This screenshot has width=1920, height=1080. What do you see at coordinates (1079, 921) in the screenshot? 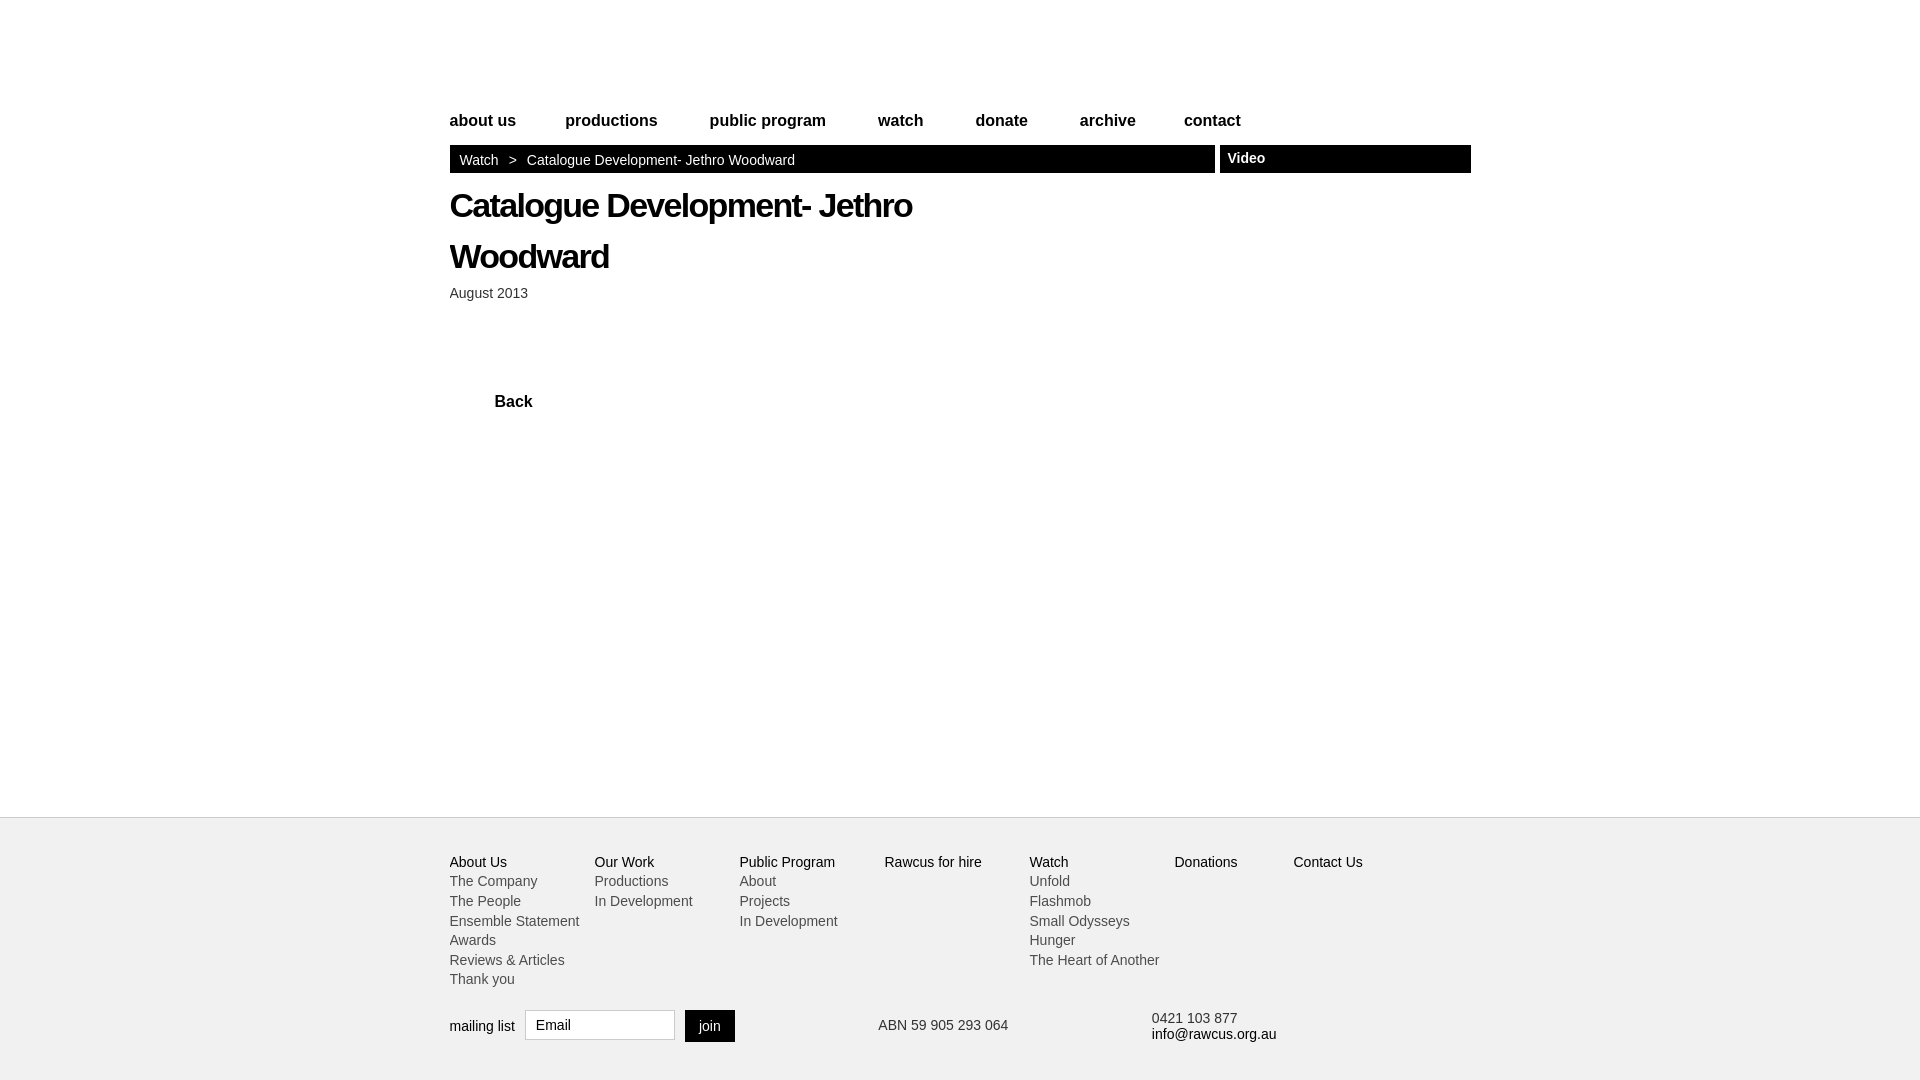
I see `'Small Odysseys'` at bounding box center [1079, 921].